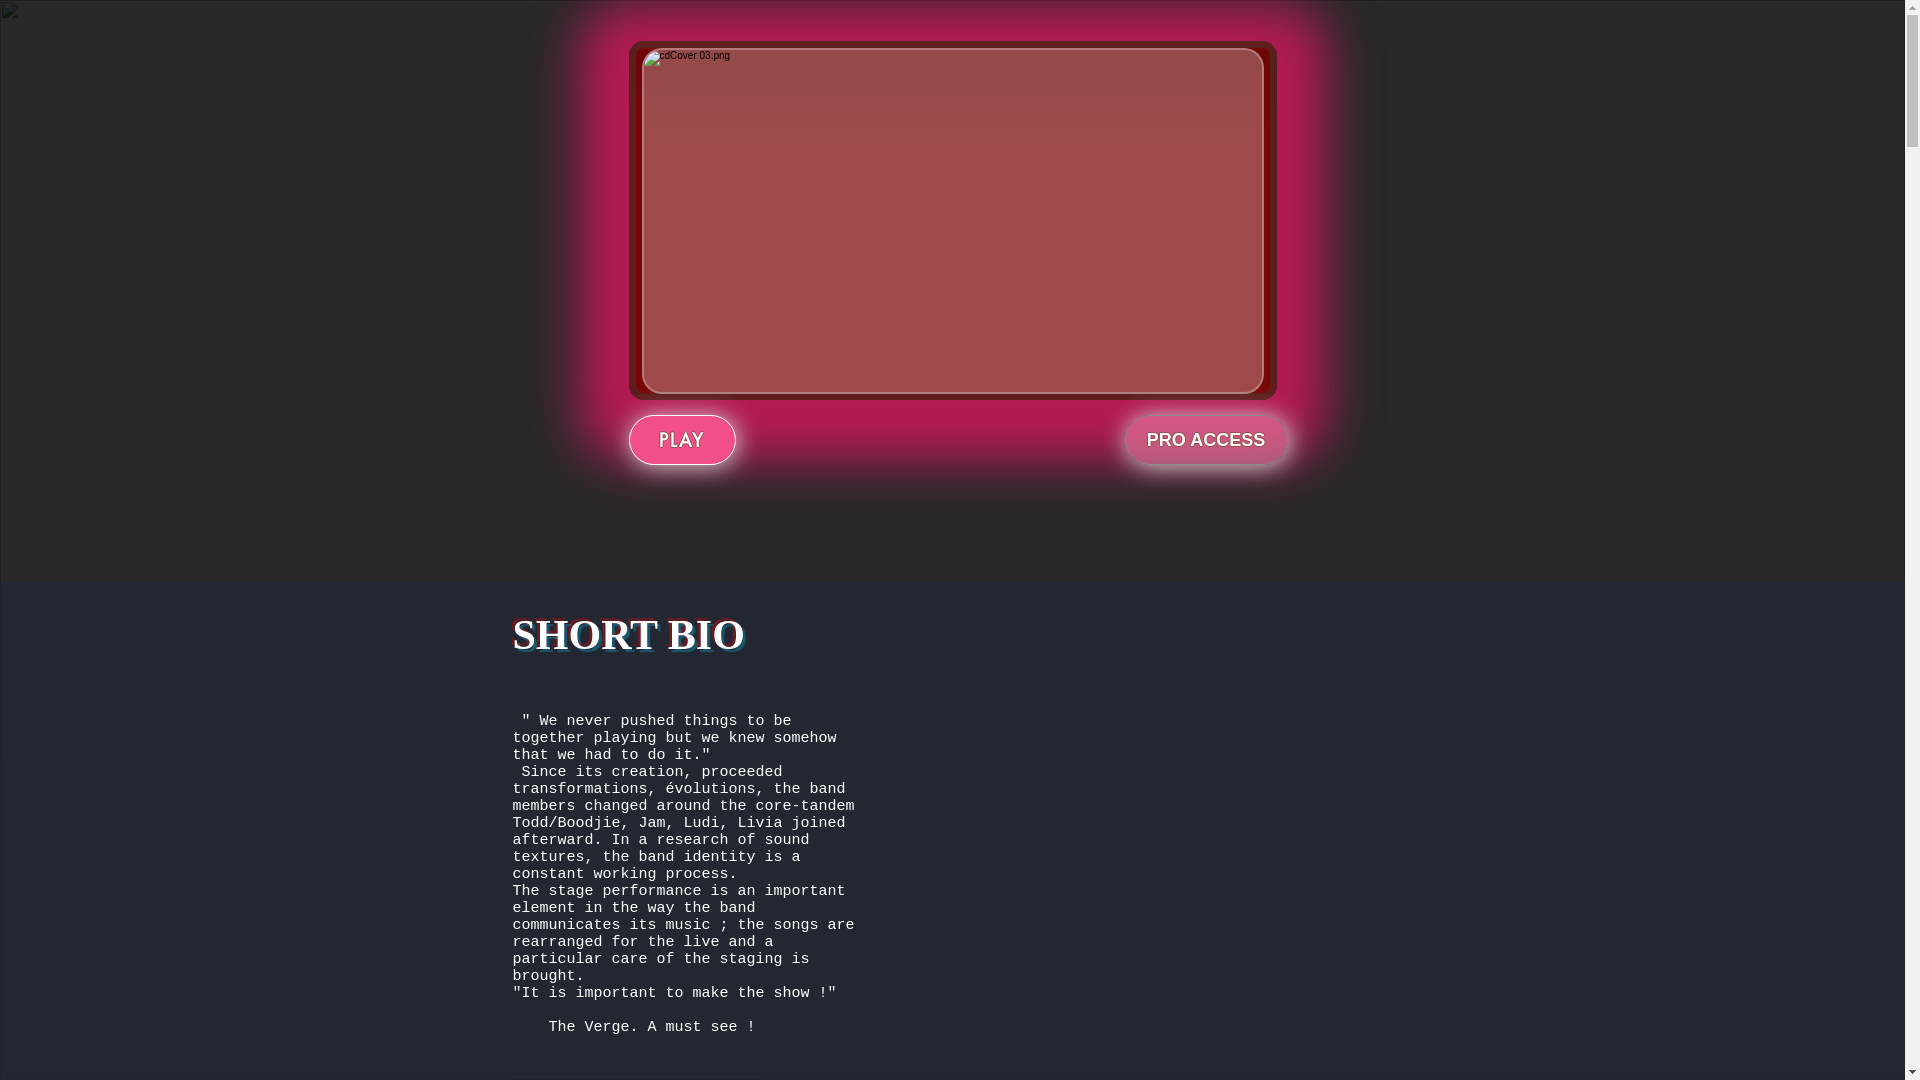 The image size is (1920, 1080). What do you see at coordinates (681, 438) in the screenshot?
I see `'PLAY'` at bounding box center [681, 438].